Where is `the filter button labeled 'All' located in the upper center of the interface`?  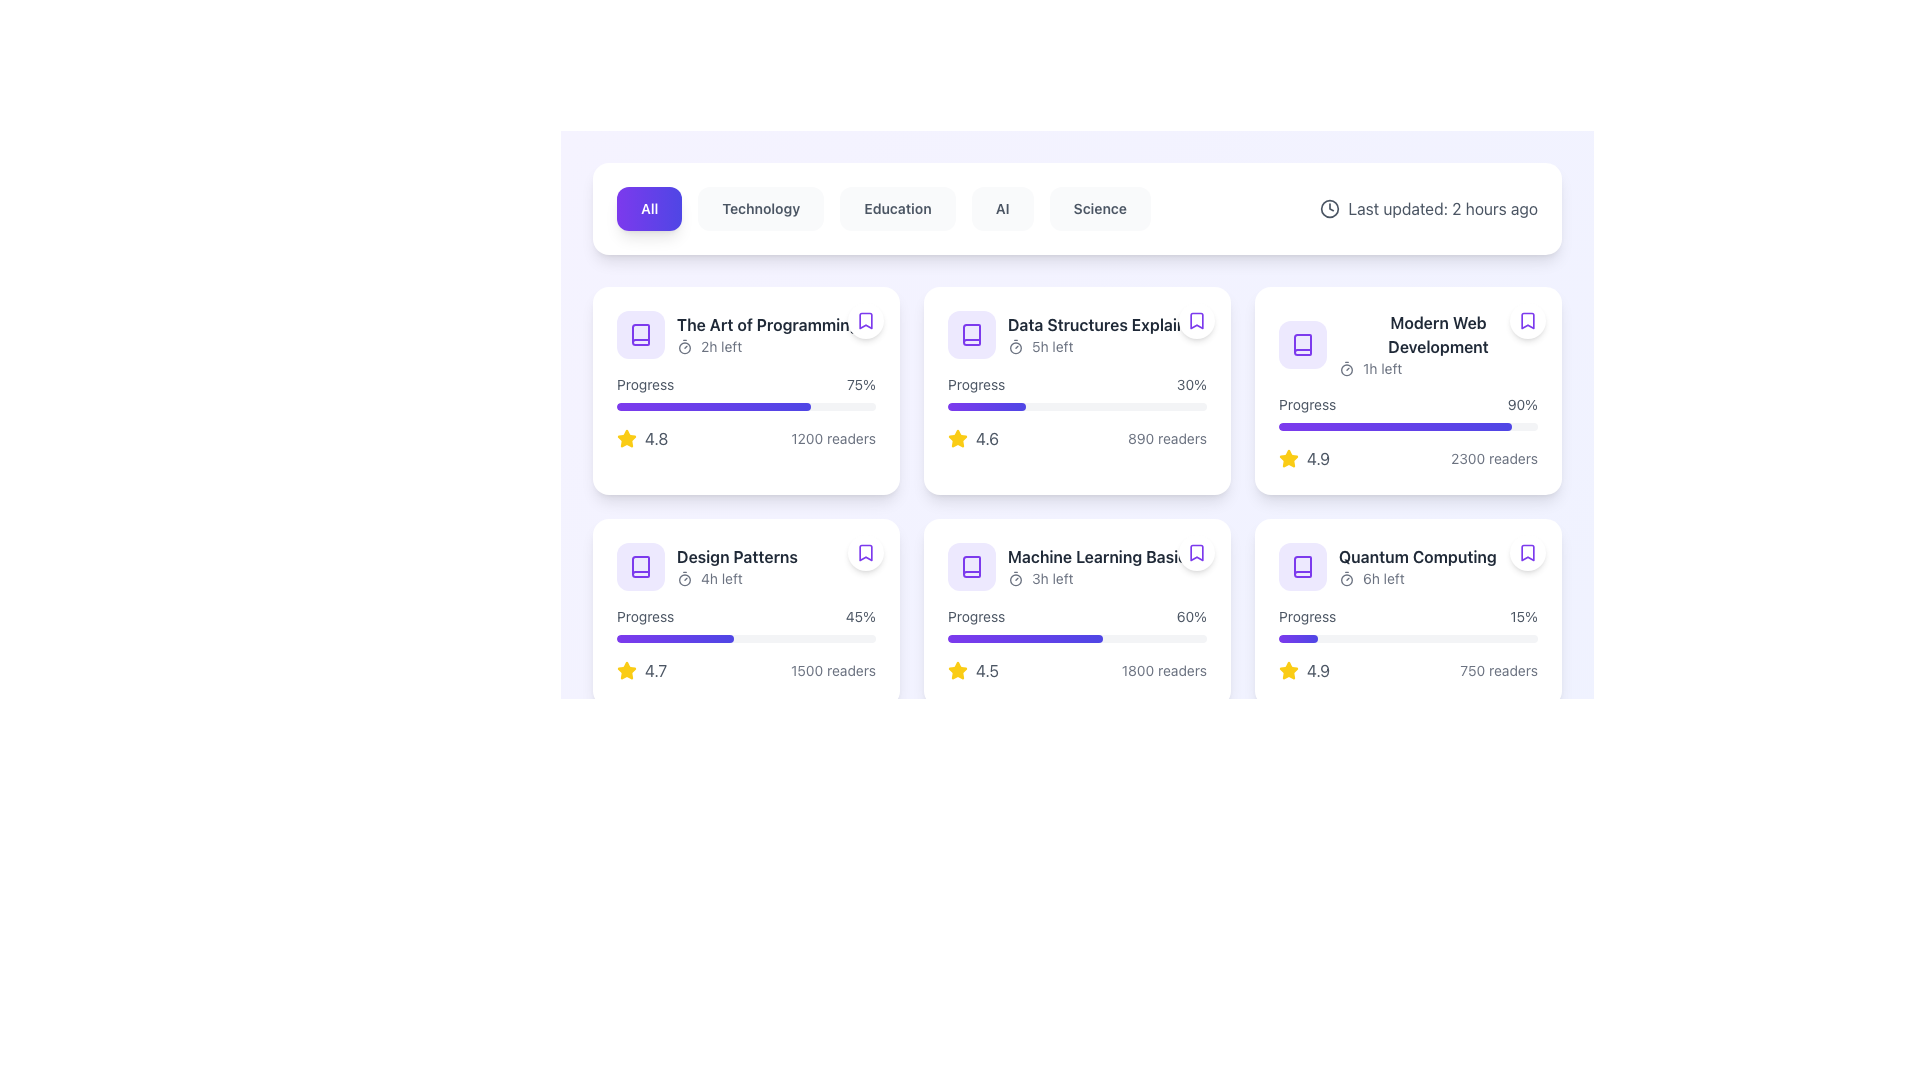 the filter button labeled 'All' located in the upper center of the interface is located at coordinates (649, 208).